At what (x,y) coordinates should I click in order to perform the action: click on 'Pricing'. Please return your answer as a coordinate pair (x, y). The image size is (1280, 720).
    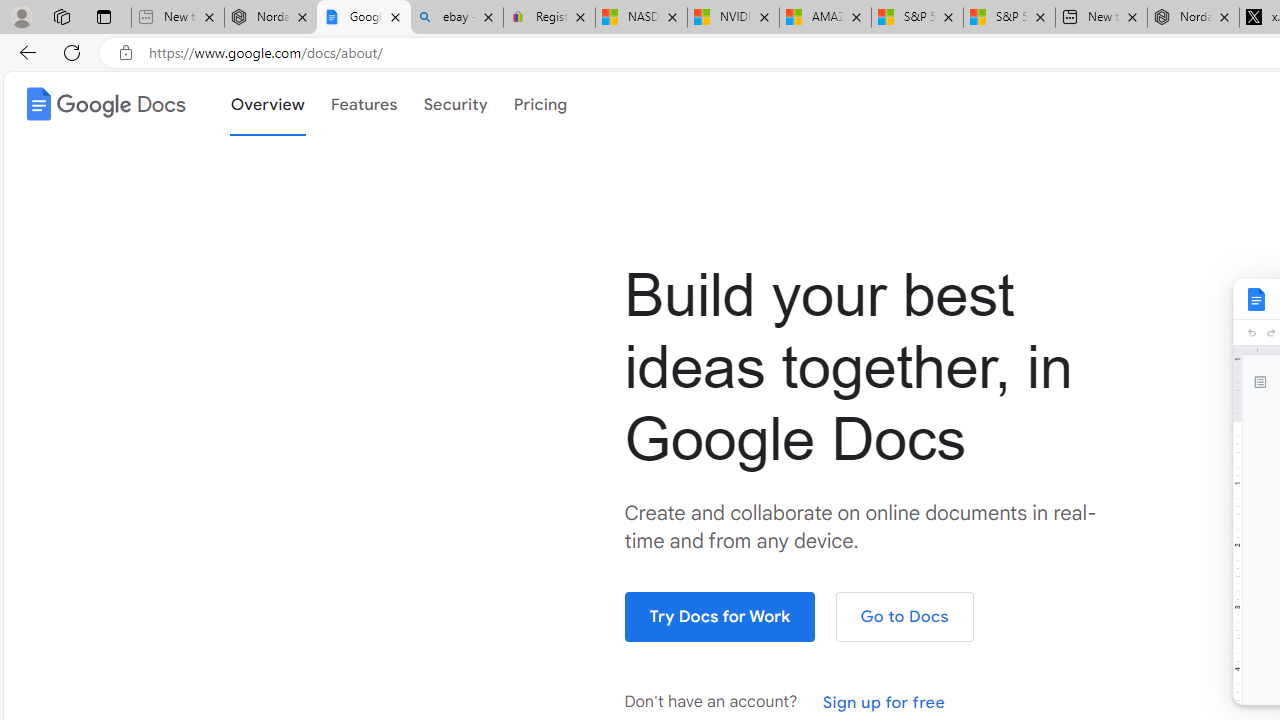
    Looking at the image, I should click on (540, 102).